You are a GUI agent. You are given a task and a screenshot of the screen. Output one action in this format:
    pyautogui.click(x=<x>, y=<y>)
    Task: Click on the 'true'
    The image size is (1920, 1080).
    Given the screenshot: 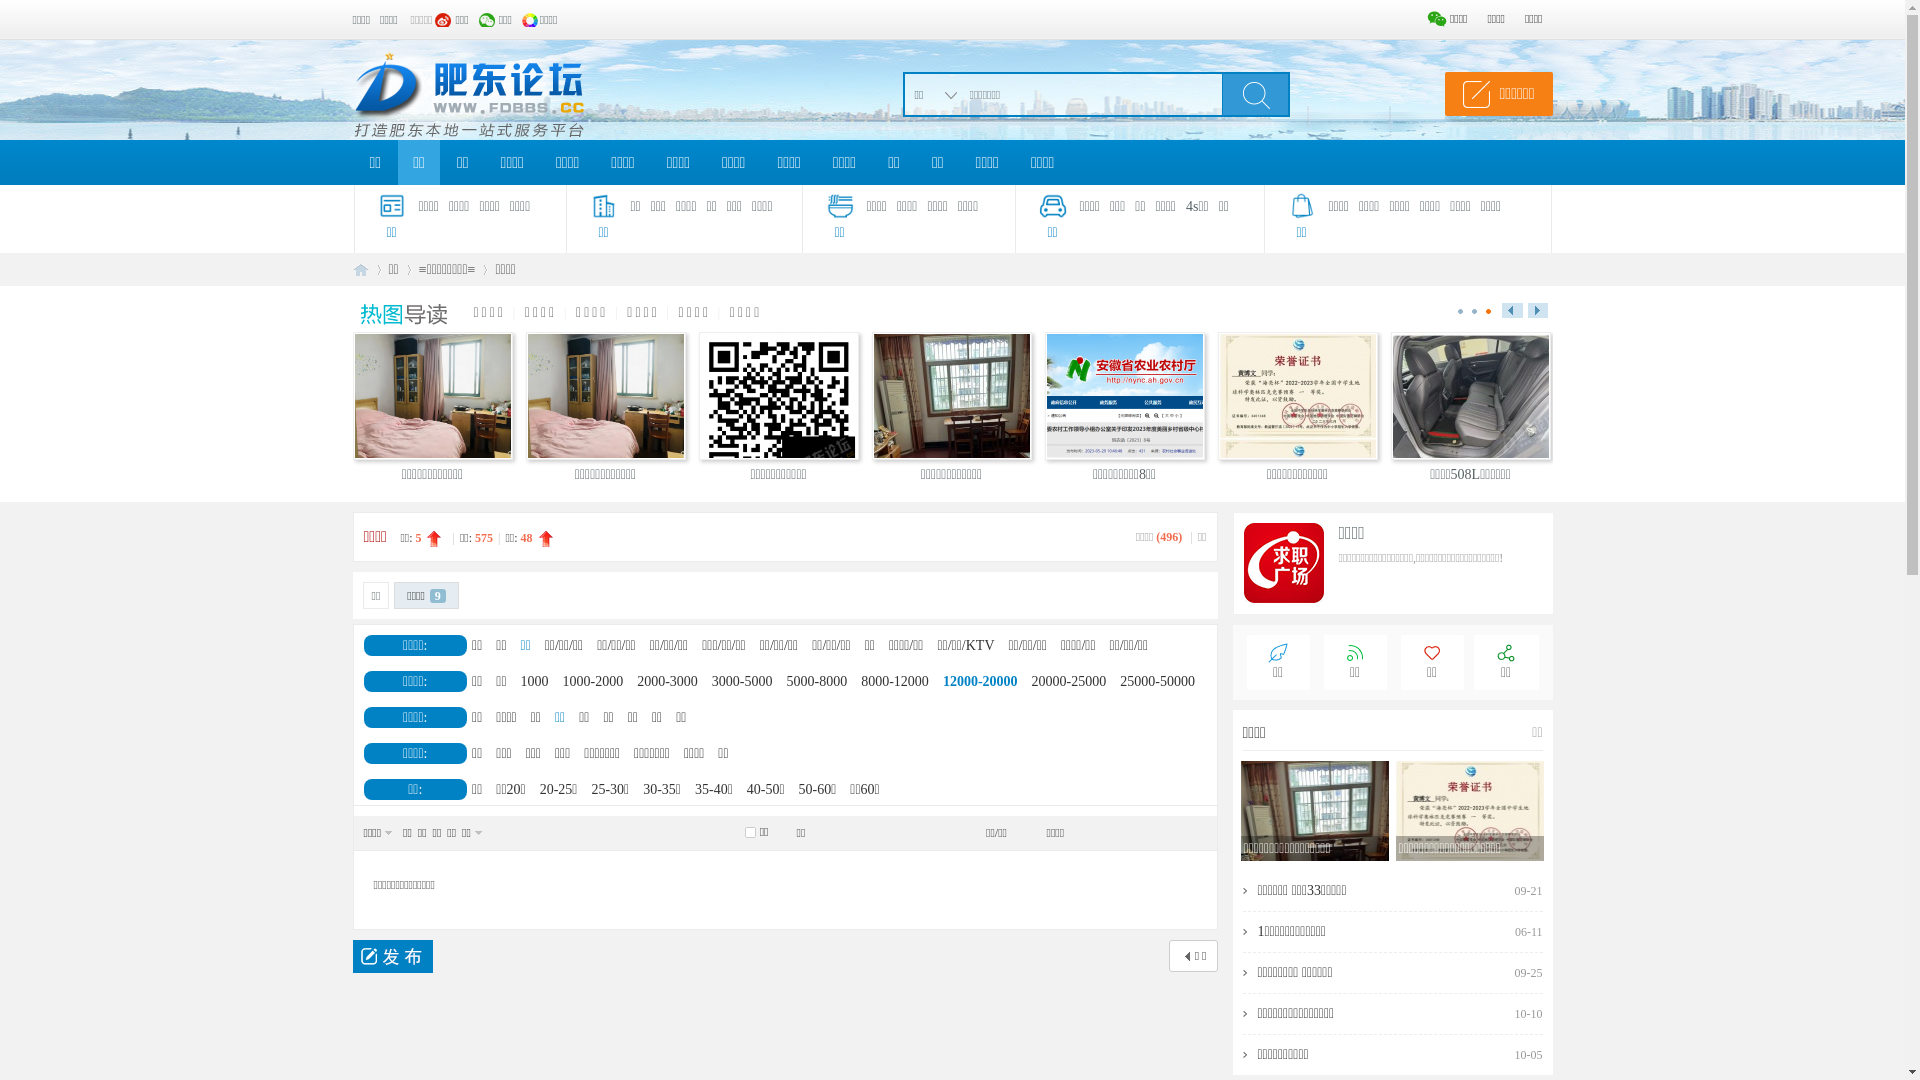 What is the action you would take?
    pyautogui.click(x=1221, y=93)
    